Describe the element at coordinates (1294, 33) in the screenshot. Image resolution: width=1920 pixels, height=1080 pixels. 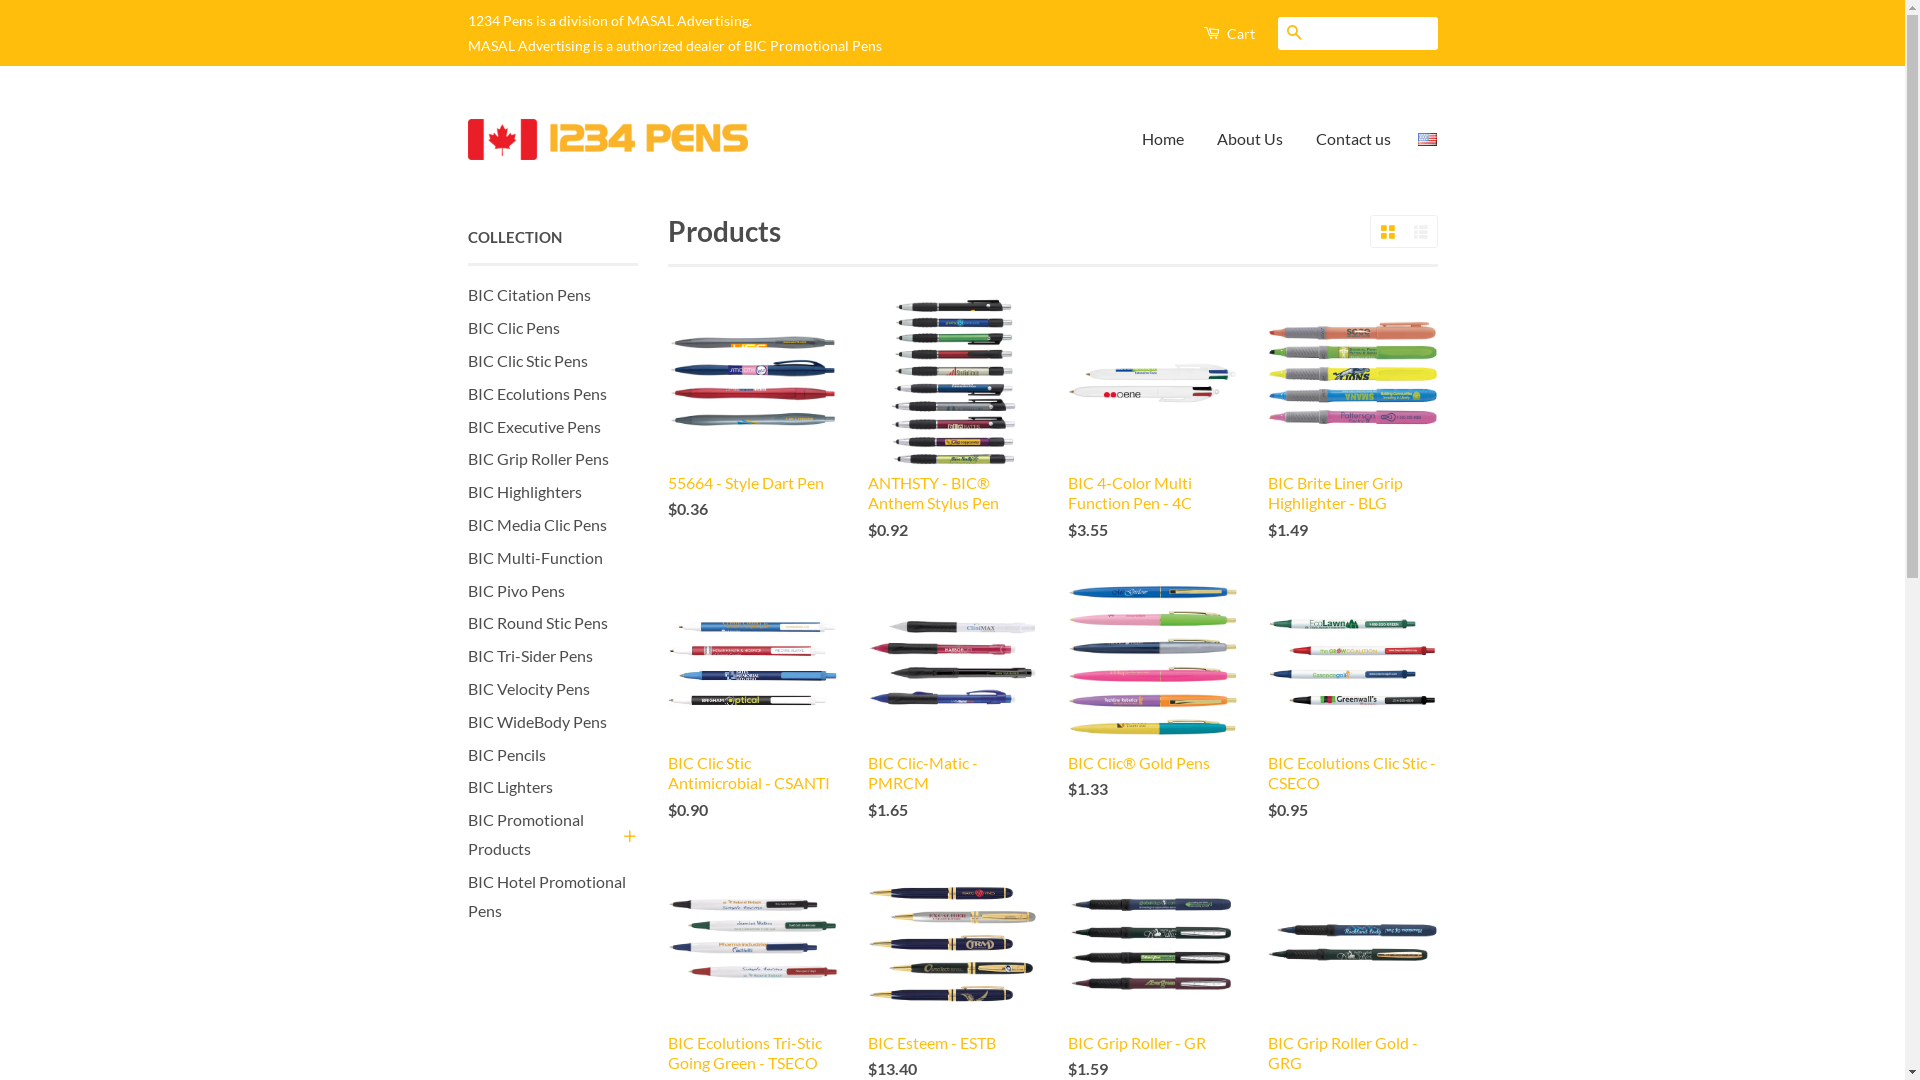
I see `'Search'` at that location.